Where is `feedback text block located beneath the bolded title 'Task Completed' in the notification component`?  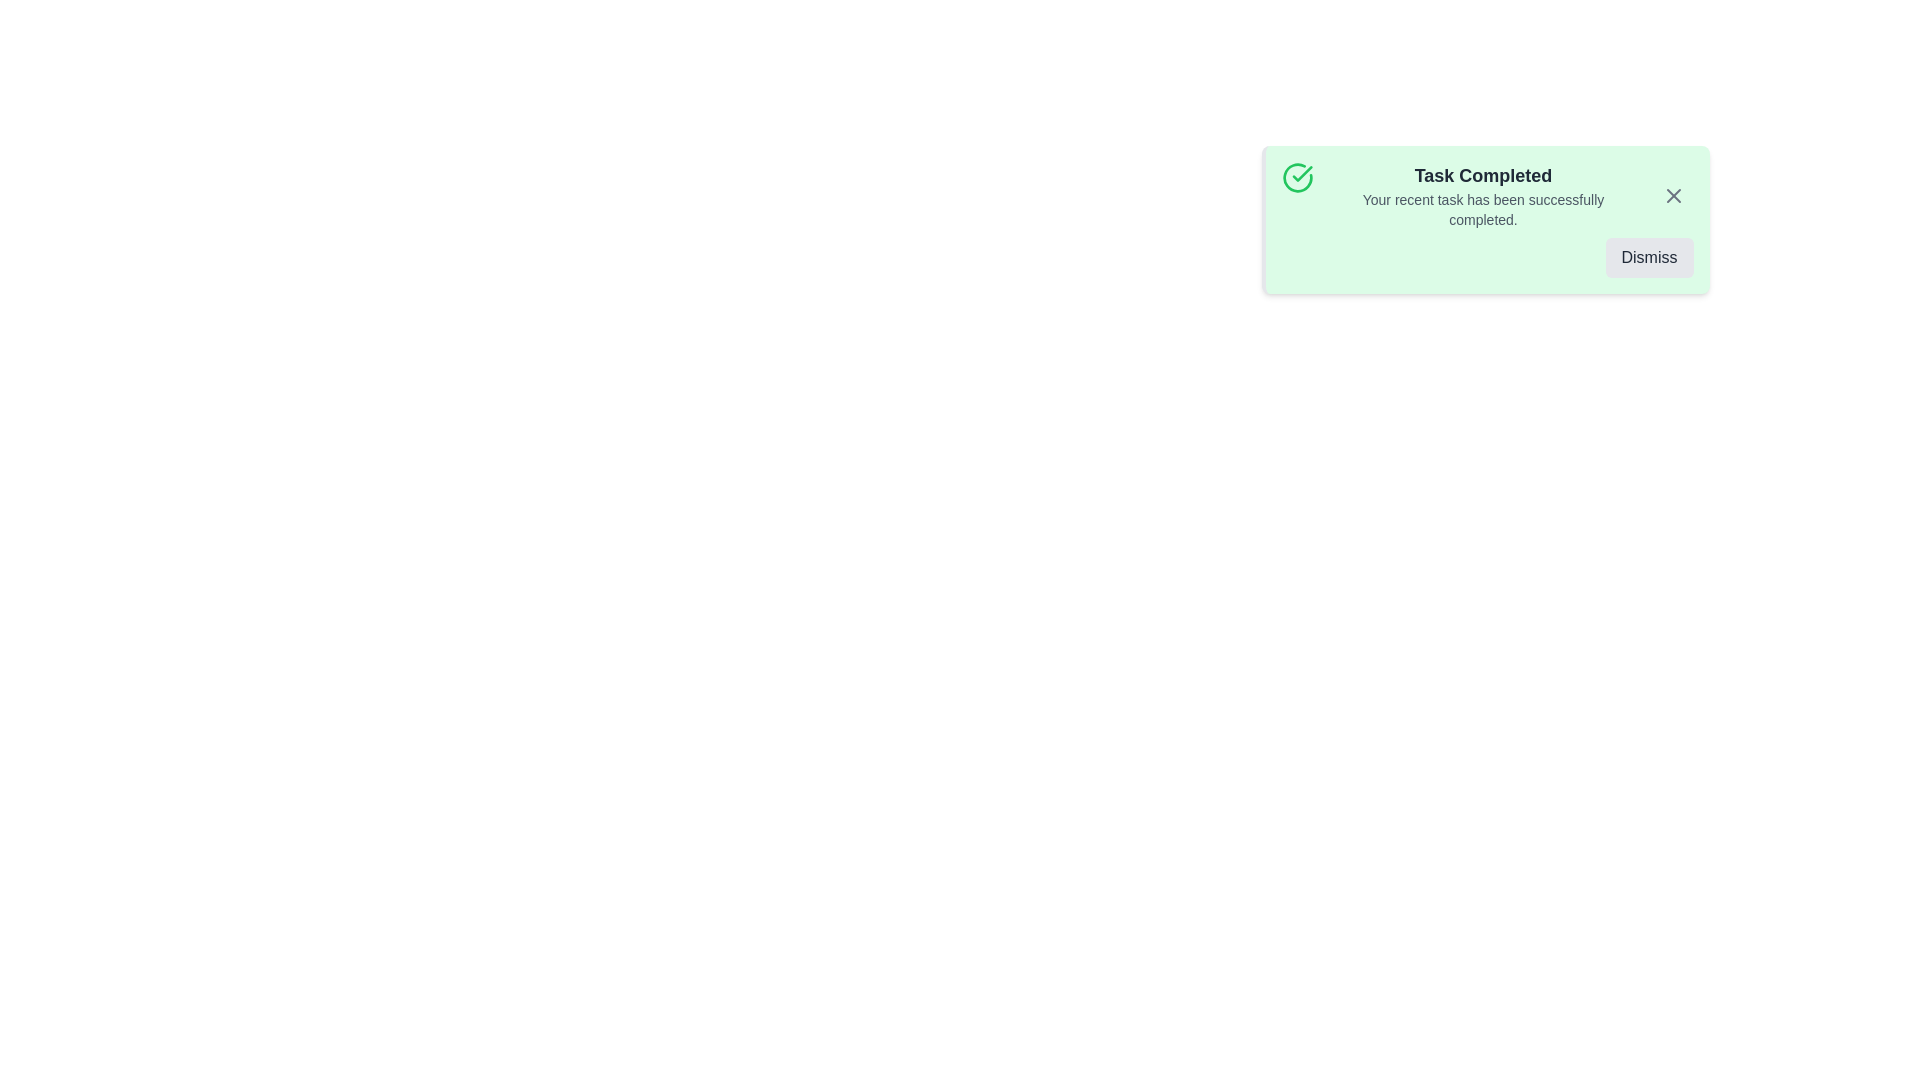 feedback text block located beneath the bolded title 'Task Completed' in the notification component is located at coordinates (1483, 209).